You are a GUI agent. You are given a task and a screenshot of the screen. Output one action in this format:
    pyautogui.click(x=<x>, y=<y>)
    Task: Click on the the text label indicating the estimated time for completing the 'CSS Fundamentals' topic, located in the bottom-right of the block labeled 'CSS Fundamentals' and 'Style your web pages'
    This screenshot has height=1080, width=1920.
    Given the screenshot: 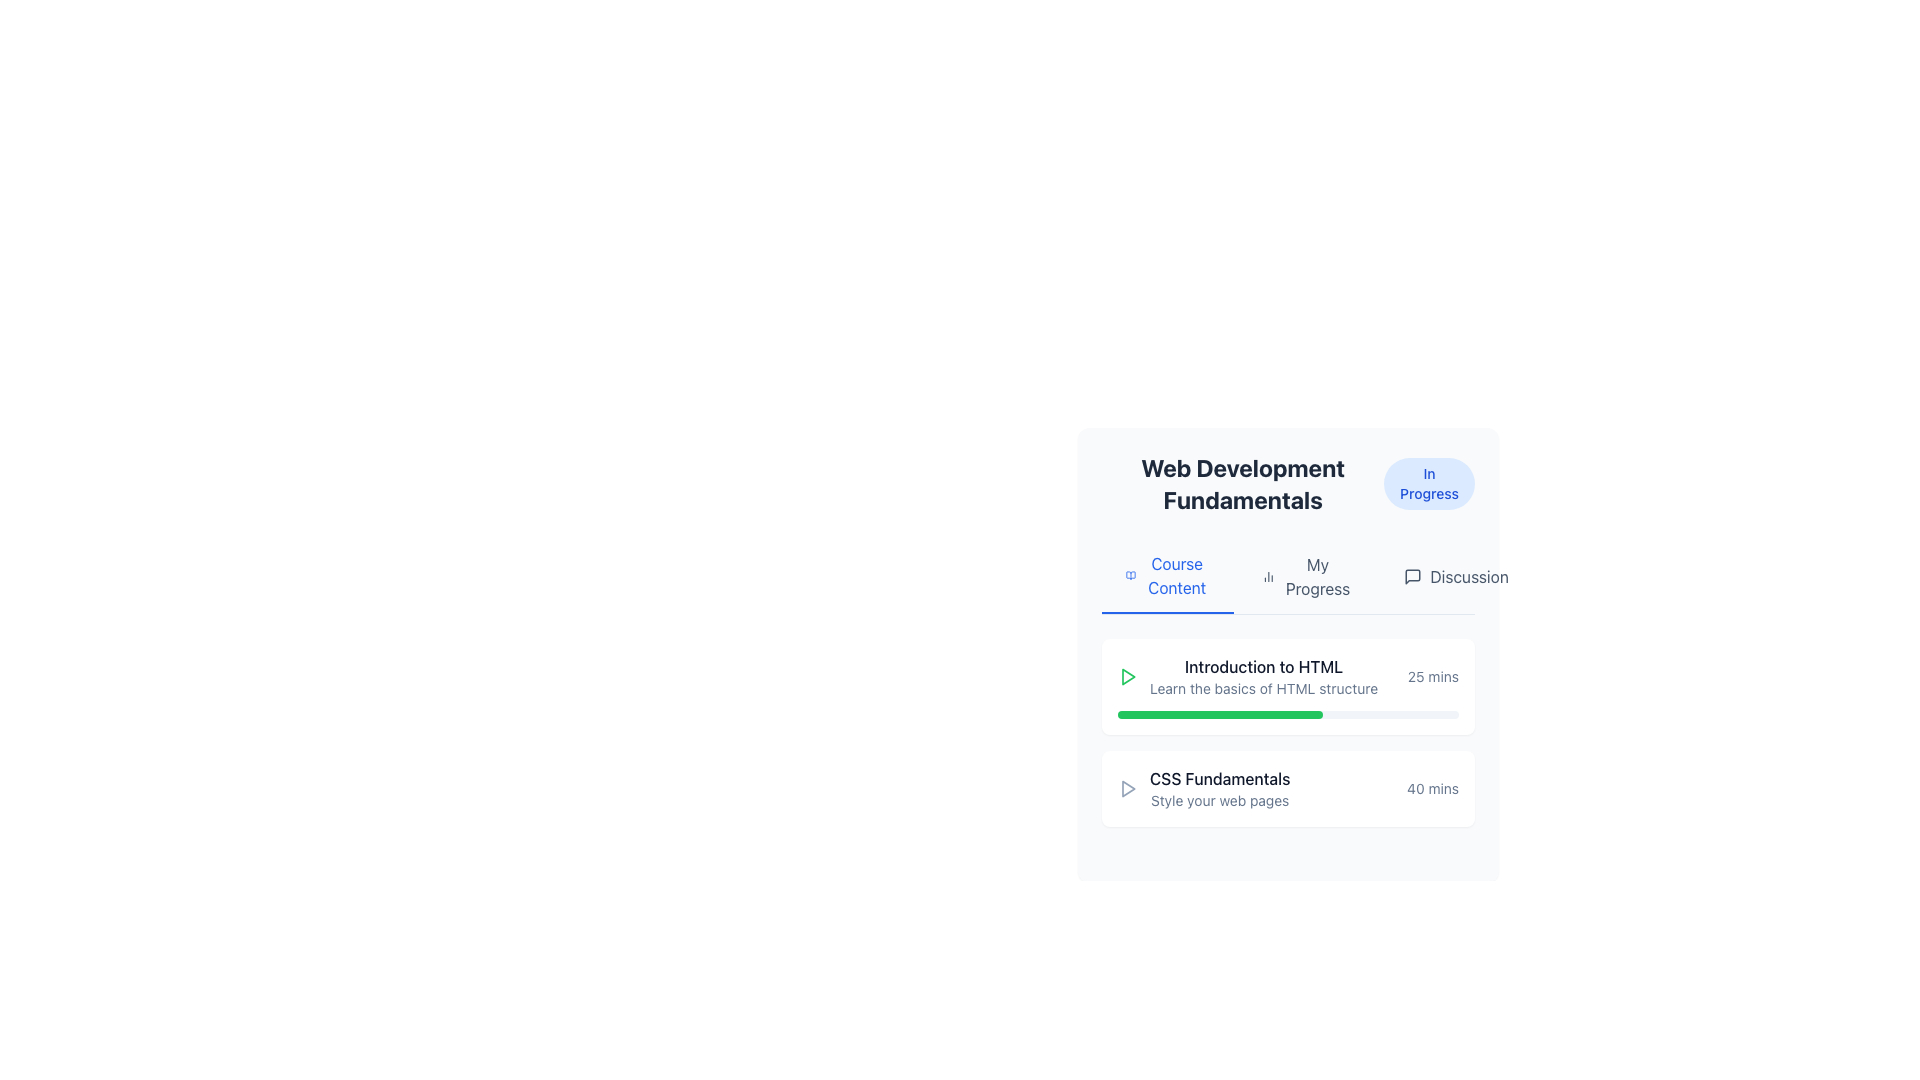 What is the action you would take?
    pyautogui.click(x=1432, y=788)
    